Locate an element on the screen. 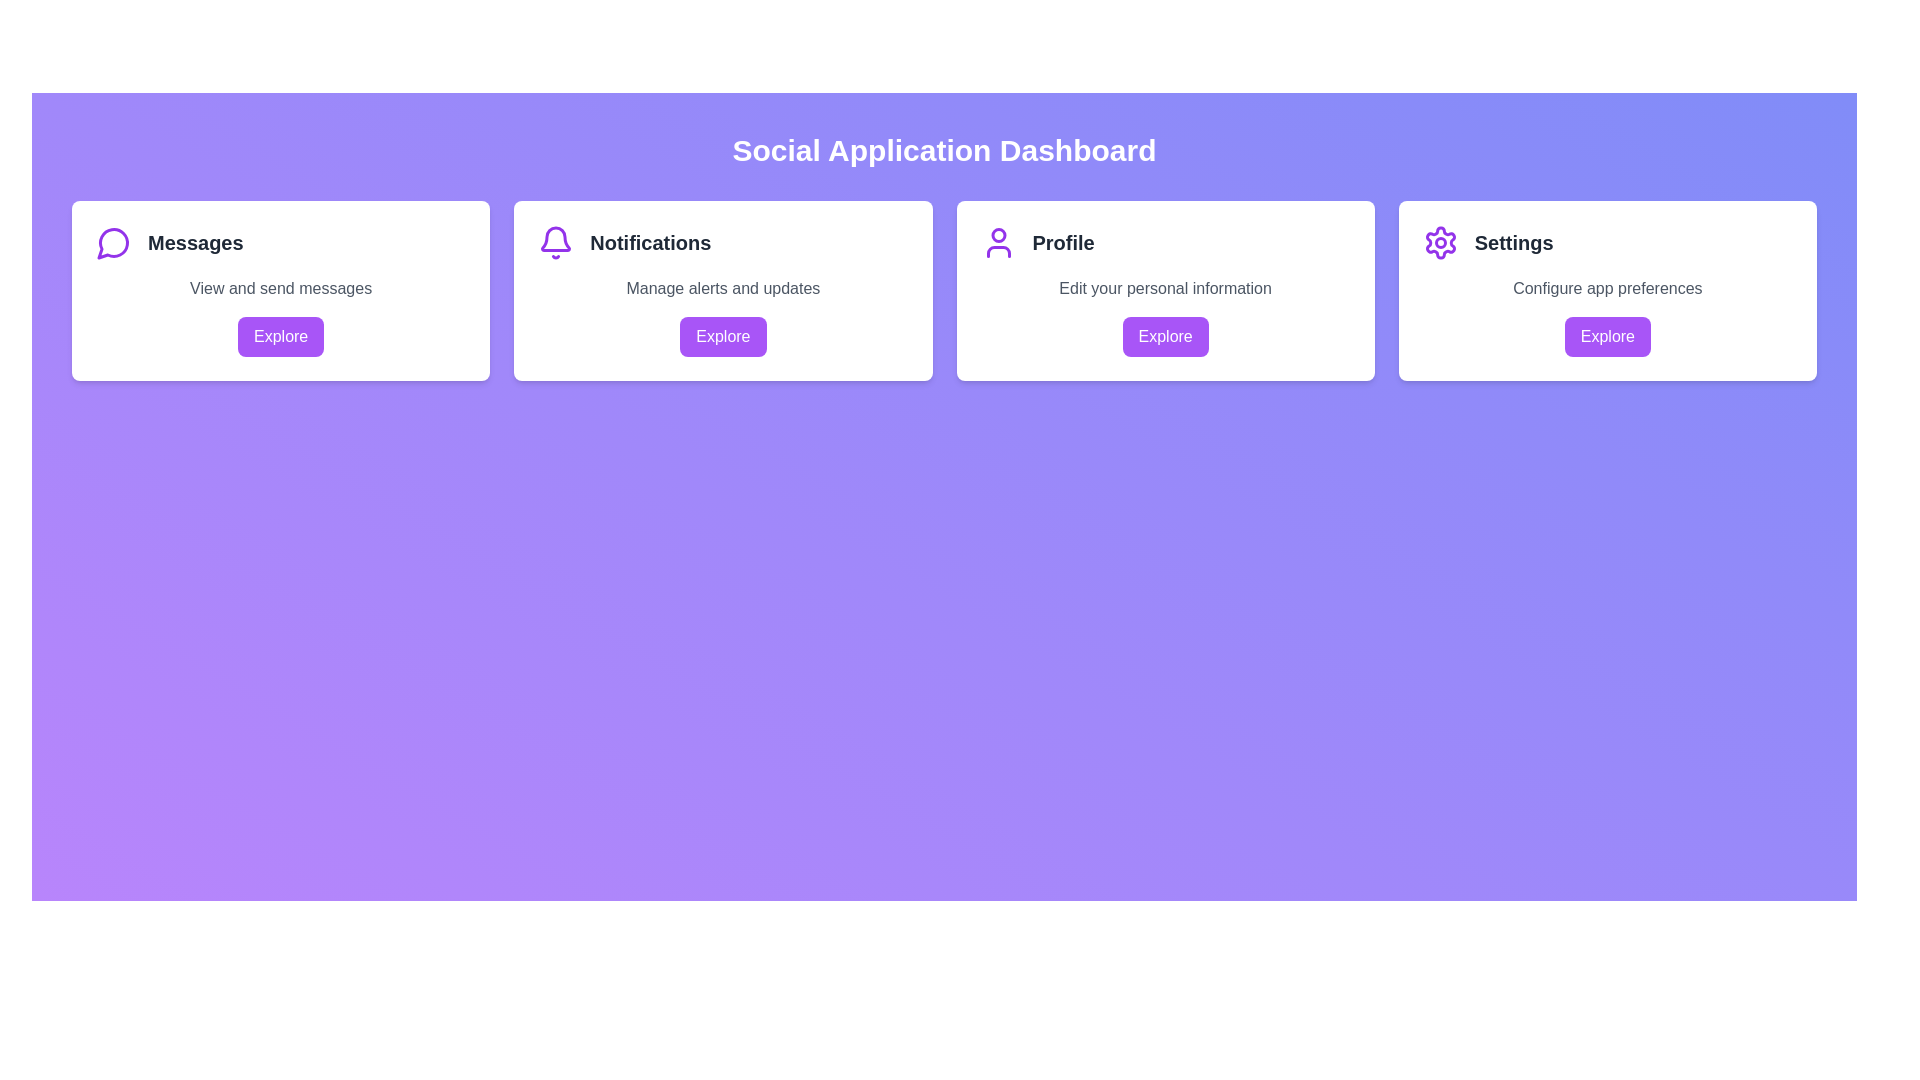  the second 'Explore' button with a purple background and white bold text located at the bottom of the 'Notifications' card is located at coordinates (722, 335).